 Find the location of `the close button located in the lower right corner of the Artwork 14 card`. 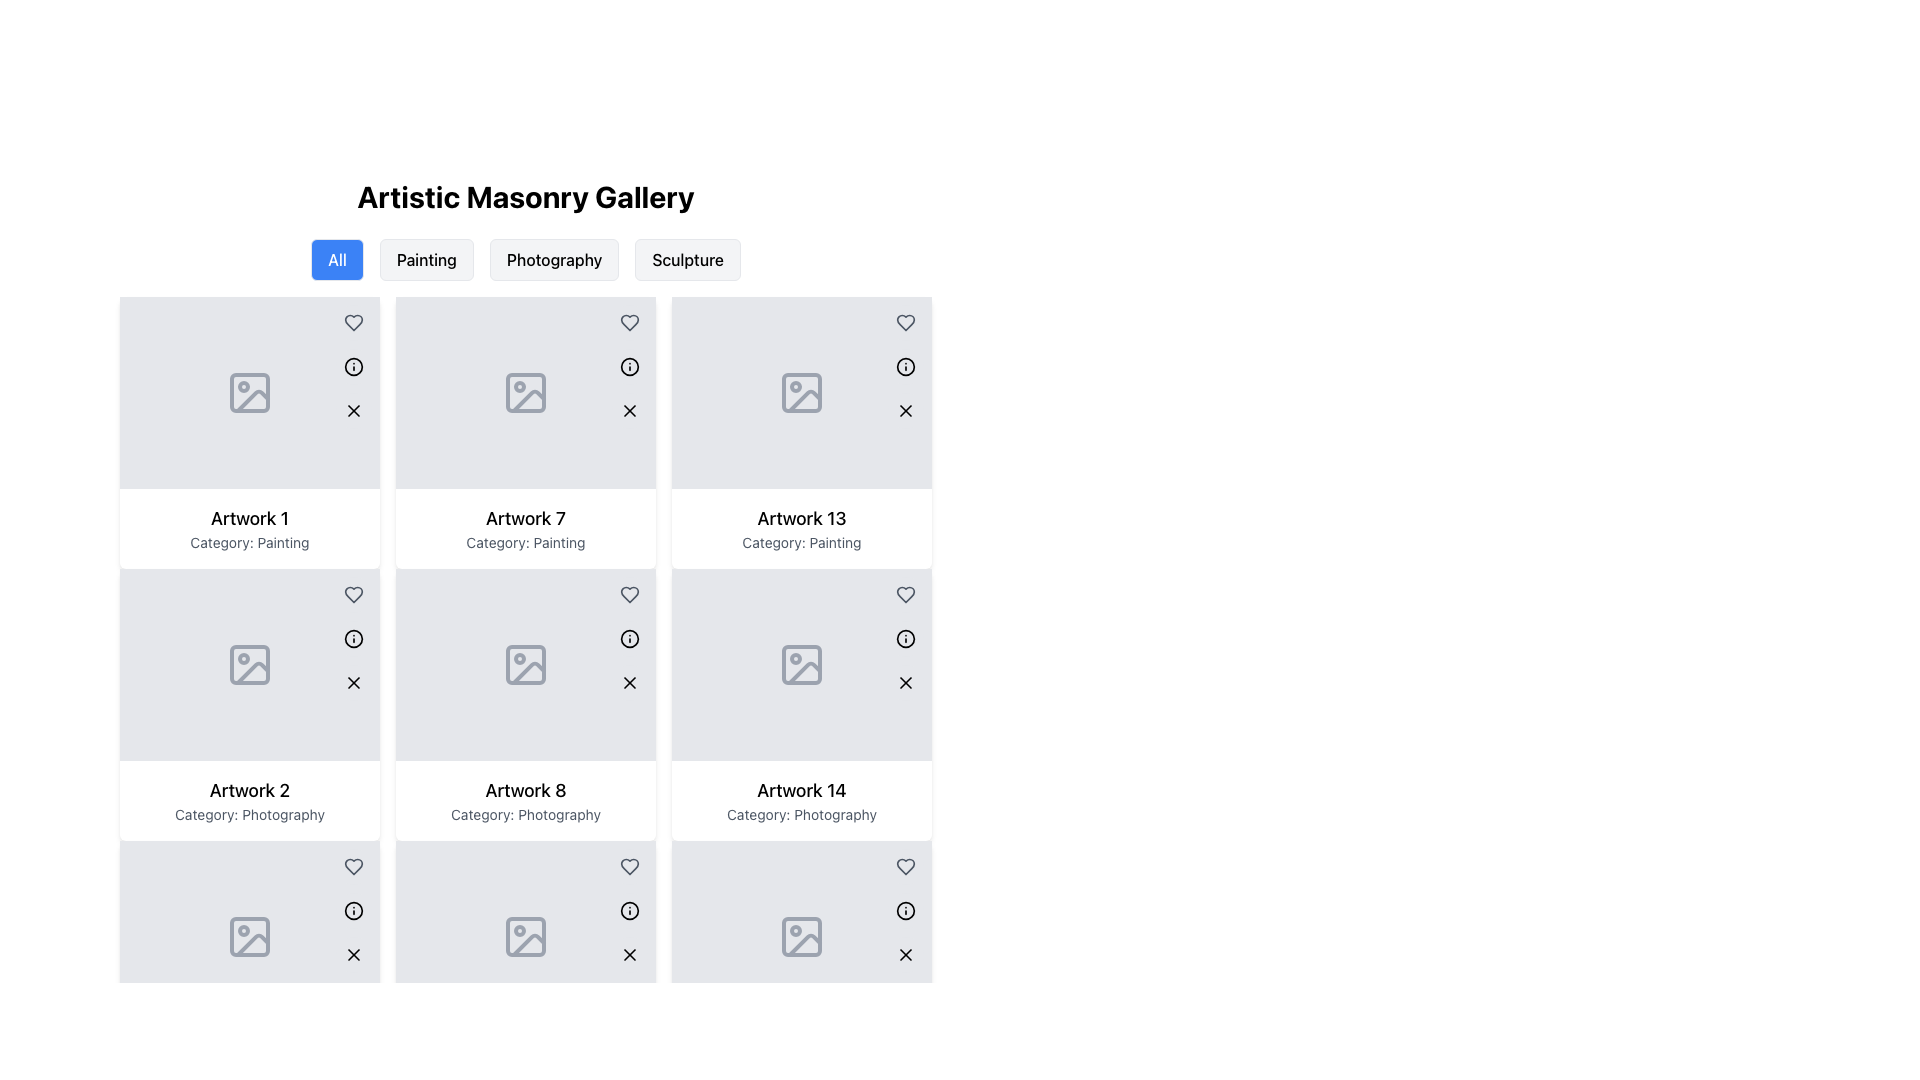

the close button located in the lower right corner of the Artwork 14 card is located at coordinates (905, 681).